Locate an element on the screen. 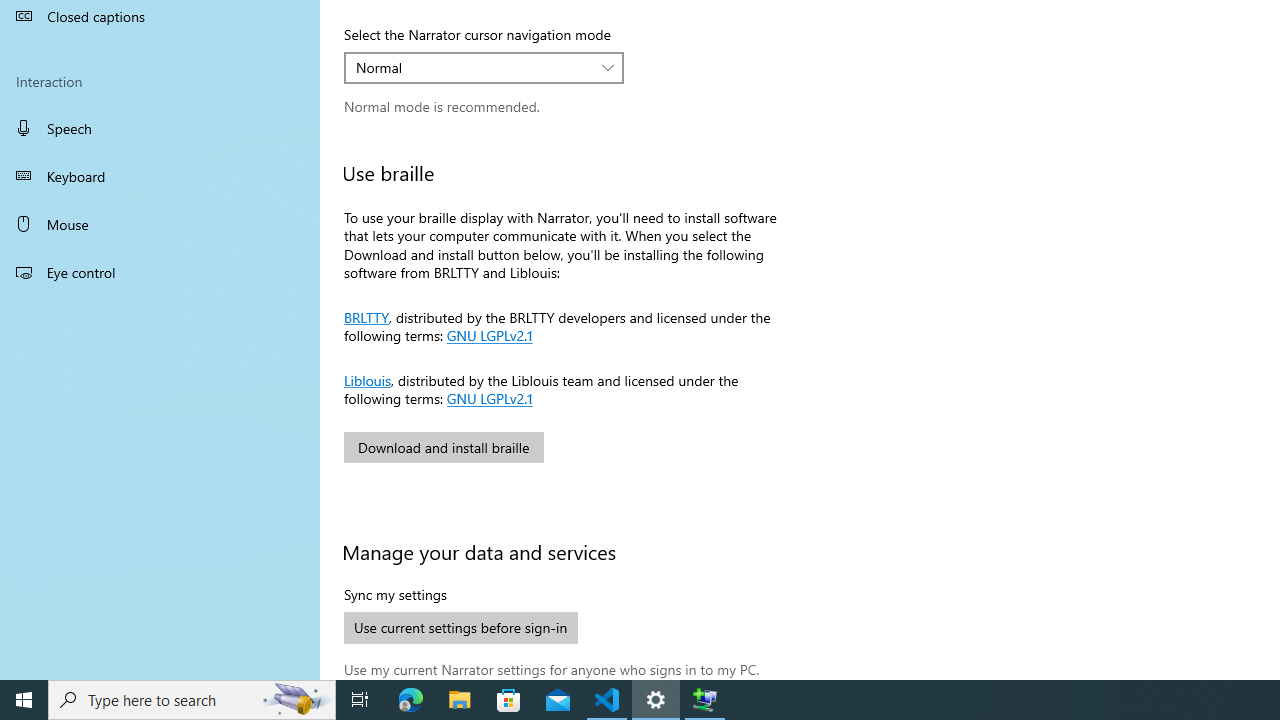  'Search highlights icon opens search home window' is located at coordinates (294, 698).